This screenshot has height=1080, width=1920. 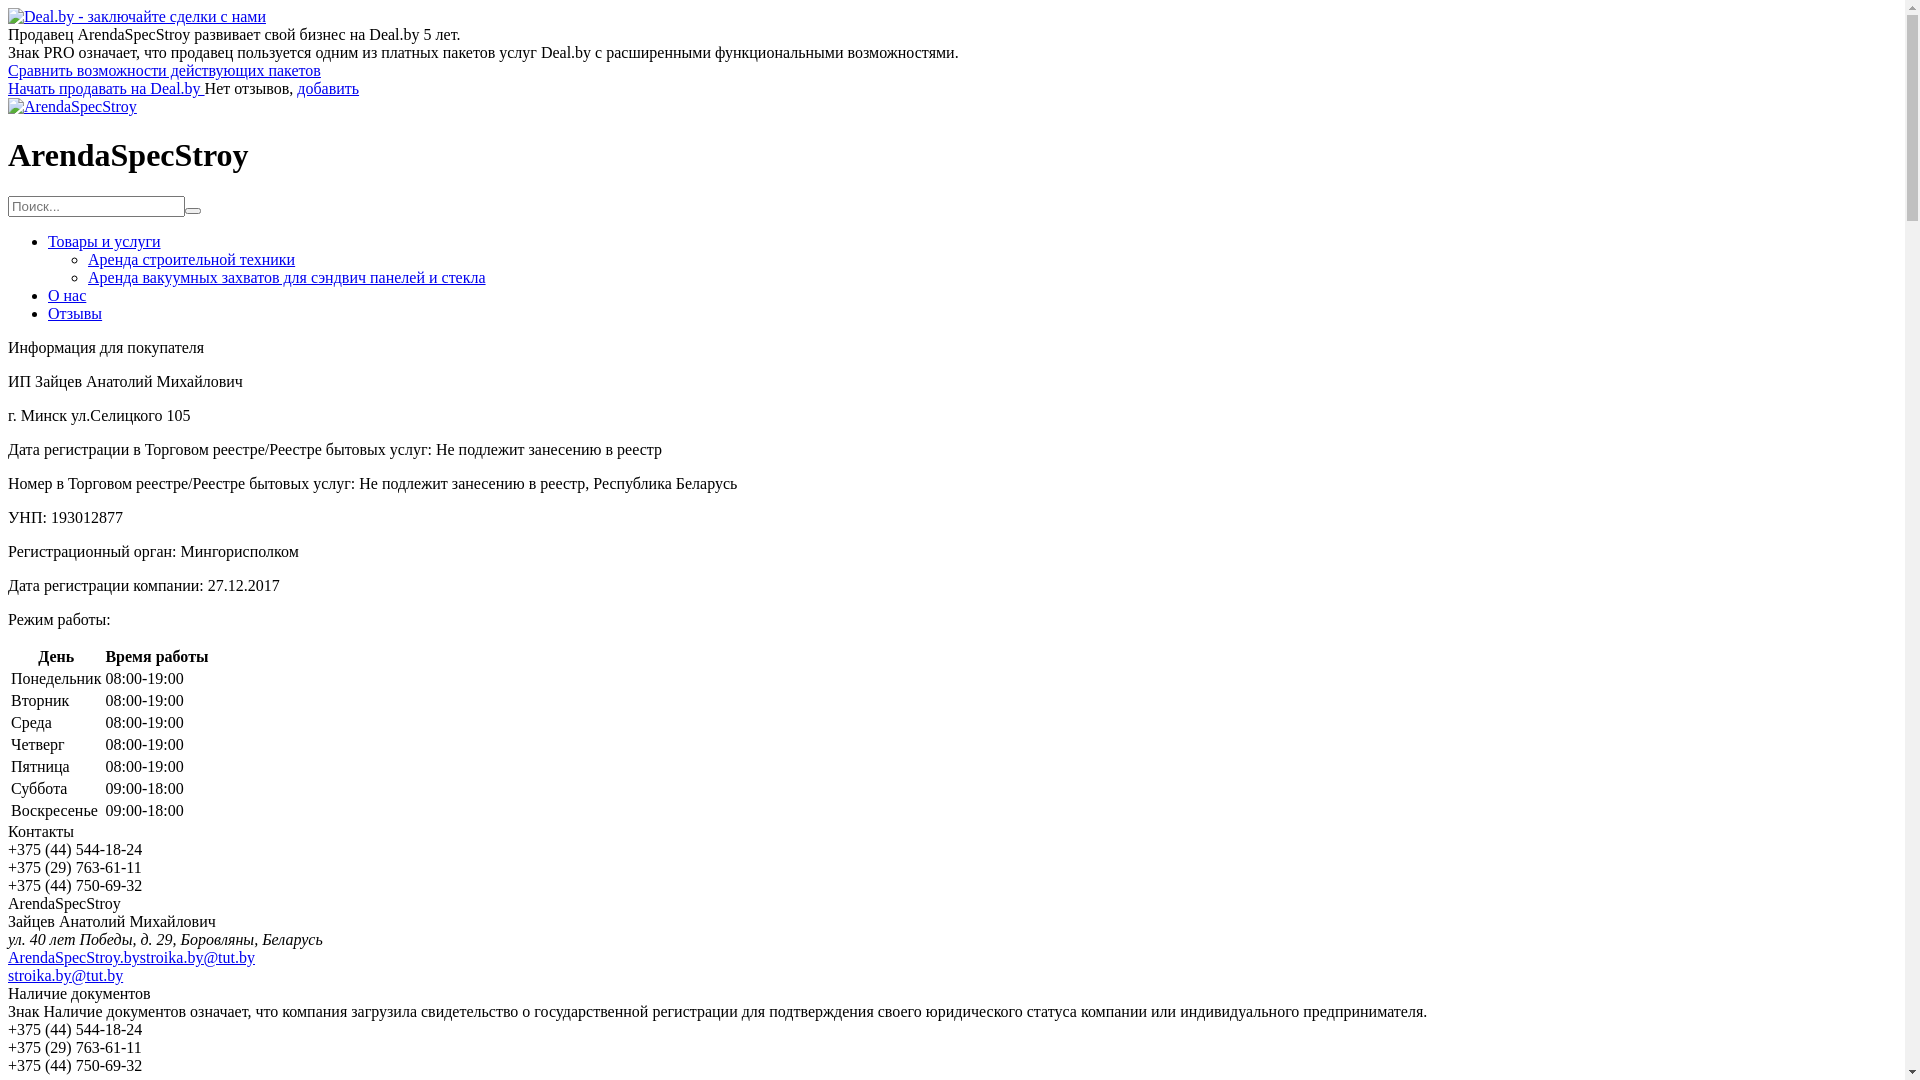 What do you see at coordinates (72, 106) in the screenshot?
I see `'ArendaSpecStroy'` at bounding box center [72, 106].